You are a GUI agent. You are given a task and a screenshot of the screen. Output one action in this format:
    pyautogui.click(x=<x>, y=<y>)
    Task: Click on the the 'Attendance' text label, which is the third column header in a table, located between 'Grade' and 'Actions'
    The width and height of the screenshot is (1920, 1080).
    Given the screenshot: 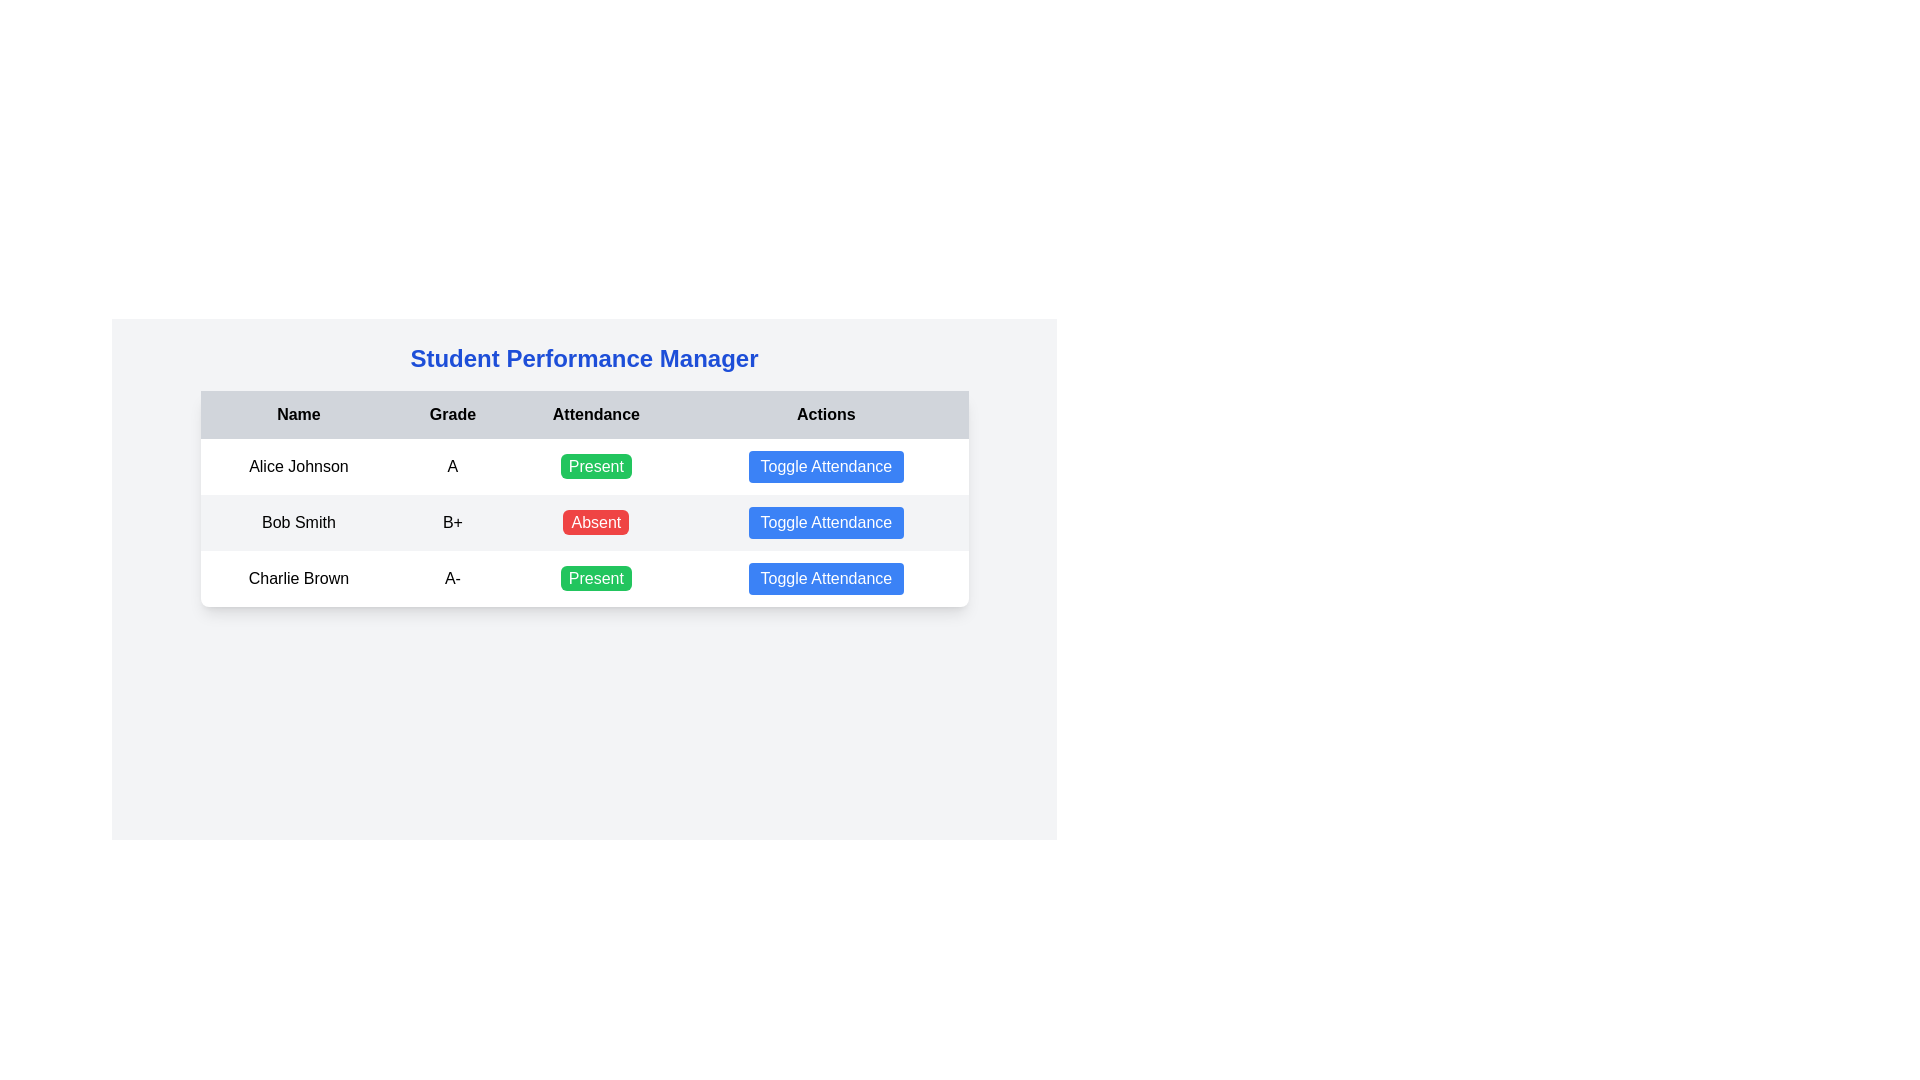 What is the action you would take?
    pyautogui.click(x=595, y=414)
    